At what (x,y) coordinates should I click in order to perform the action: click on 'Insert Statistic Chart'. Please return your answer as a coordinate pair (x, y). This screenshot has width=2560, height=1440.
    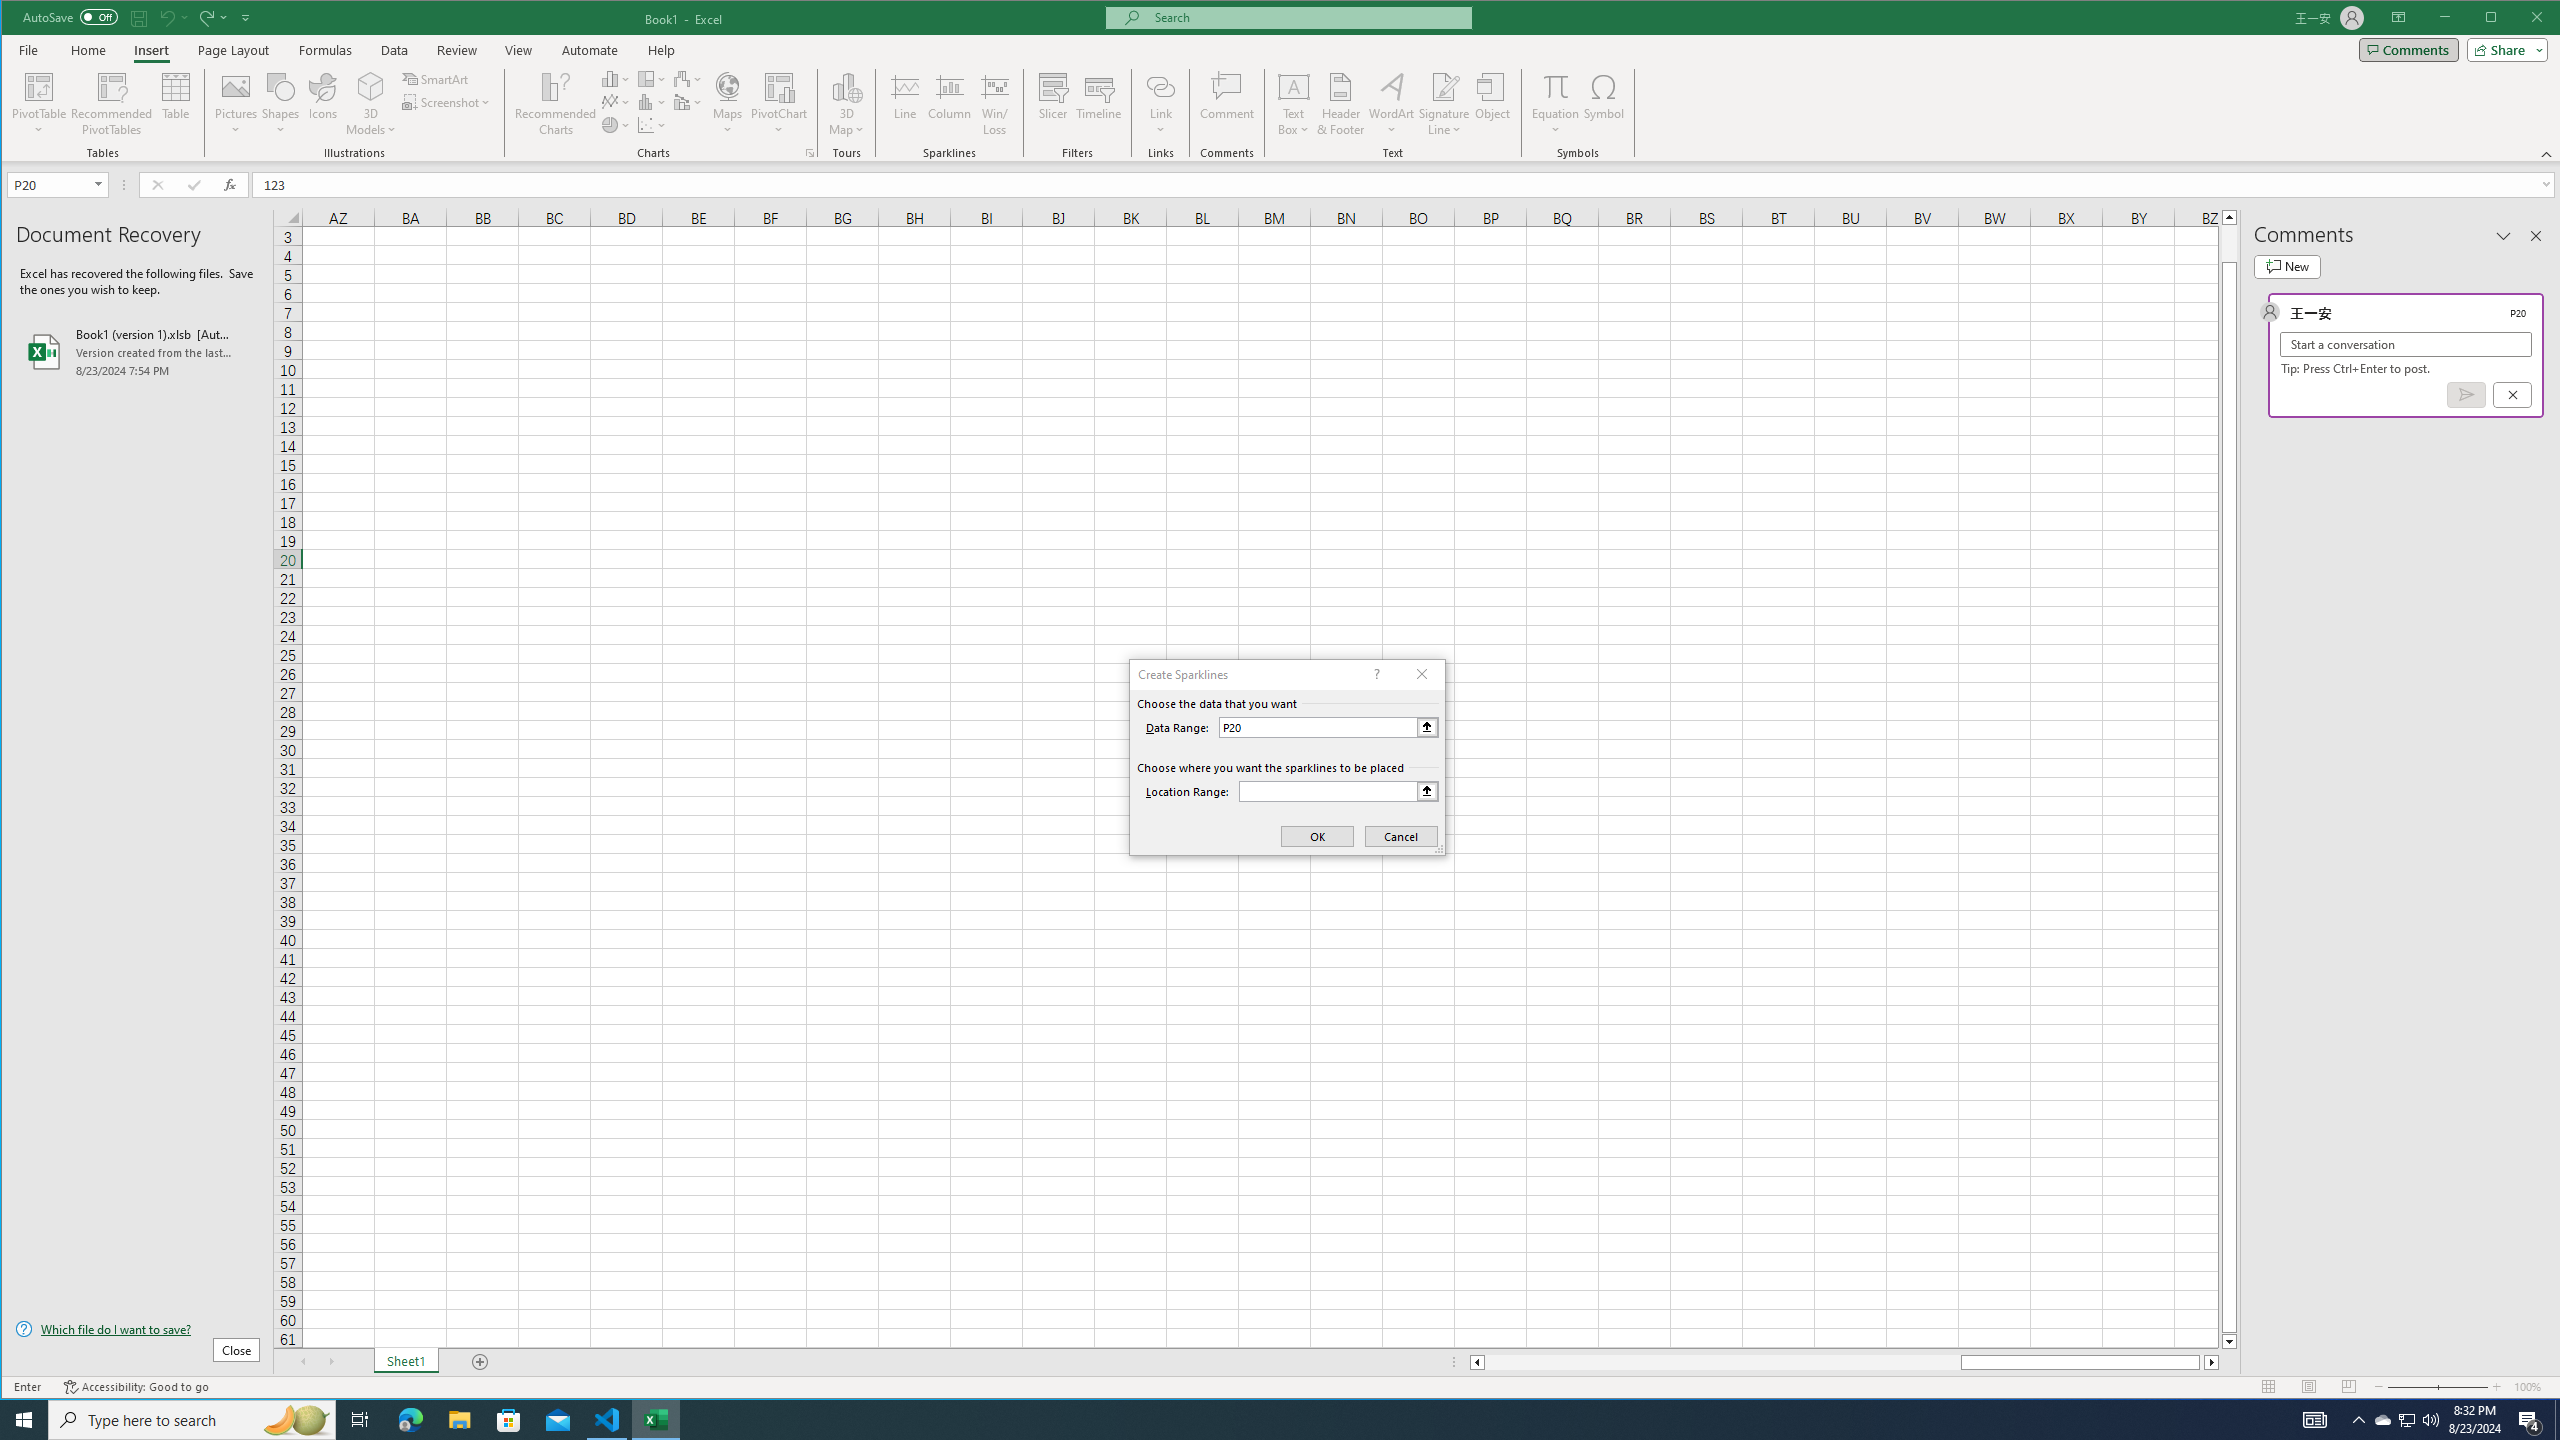
    Looking at the image, I should click on (652, 102).